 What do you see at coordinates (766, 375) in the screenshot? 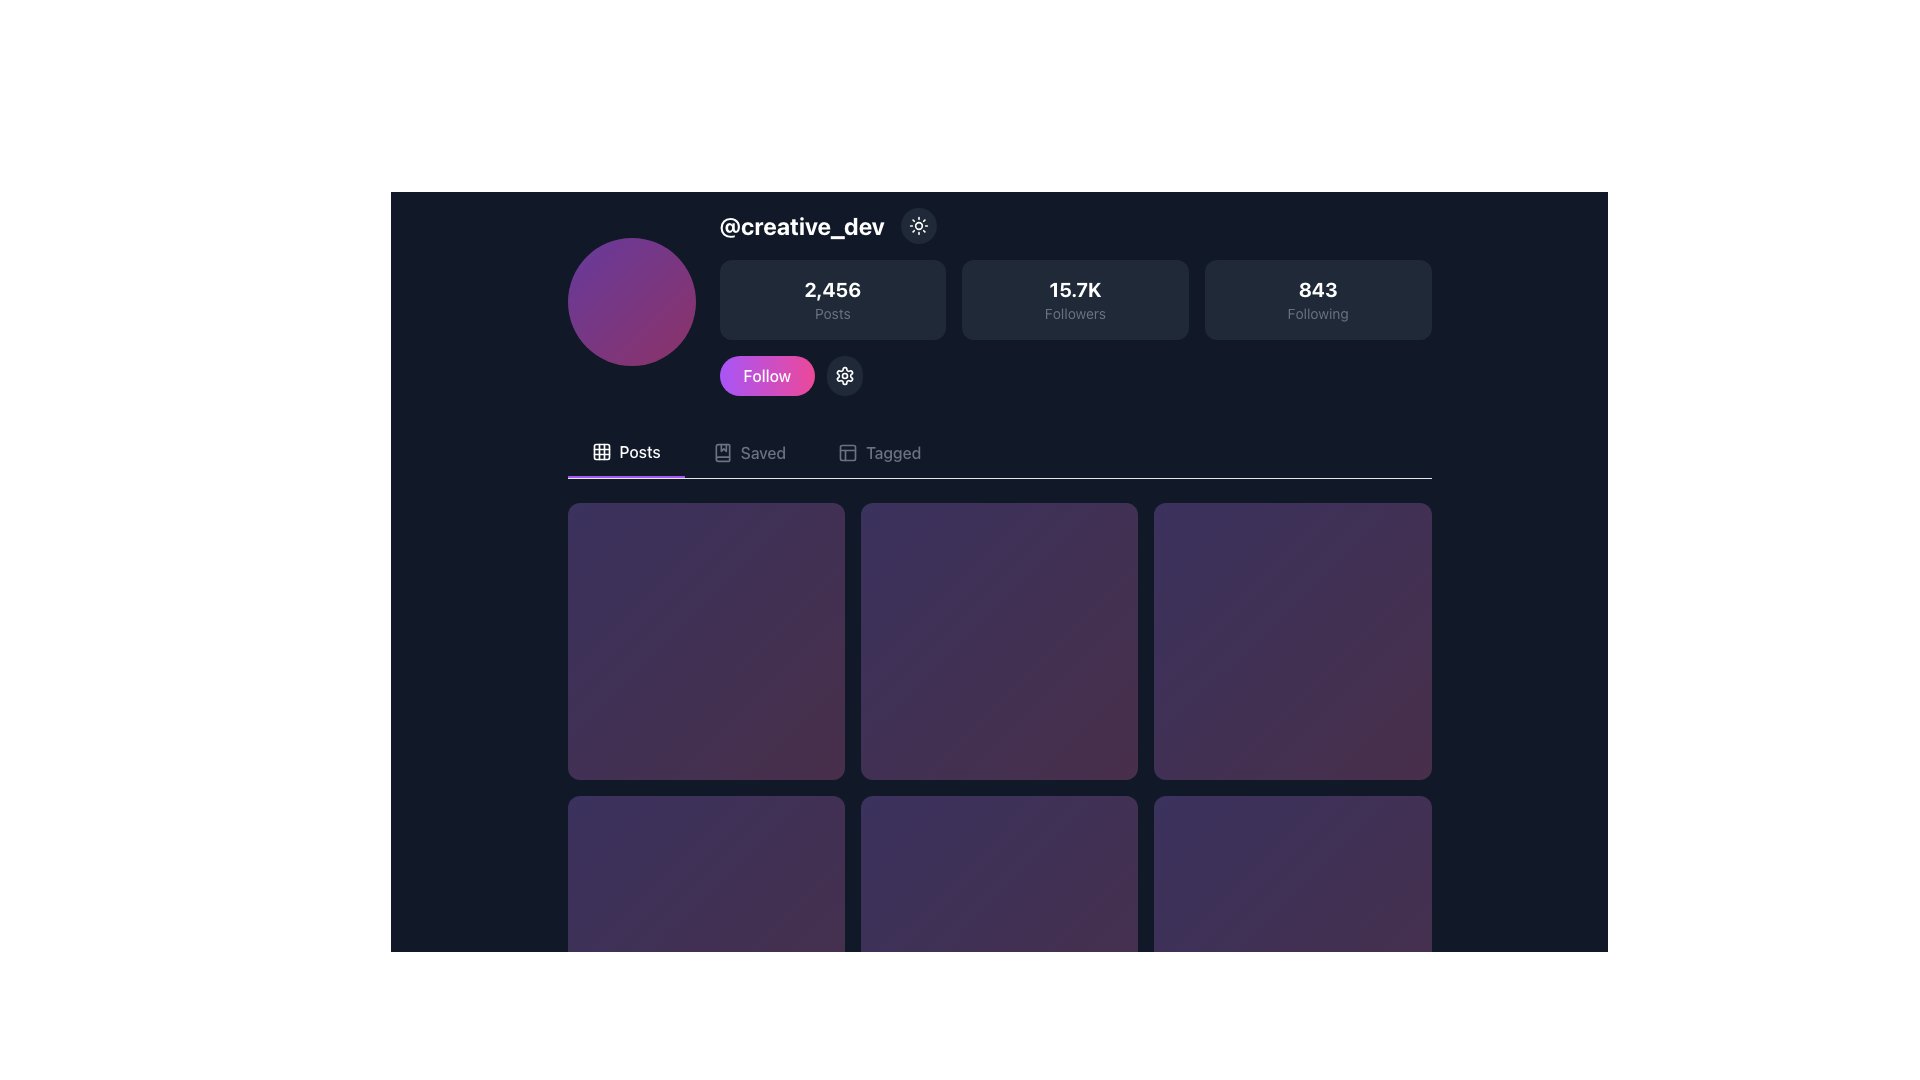
I see `the 'Follow' button located near the top-center of the page, adjacent to the user profile picture and name, to follow the user` at bounding box center [766, 375].